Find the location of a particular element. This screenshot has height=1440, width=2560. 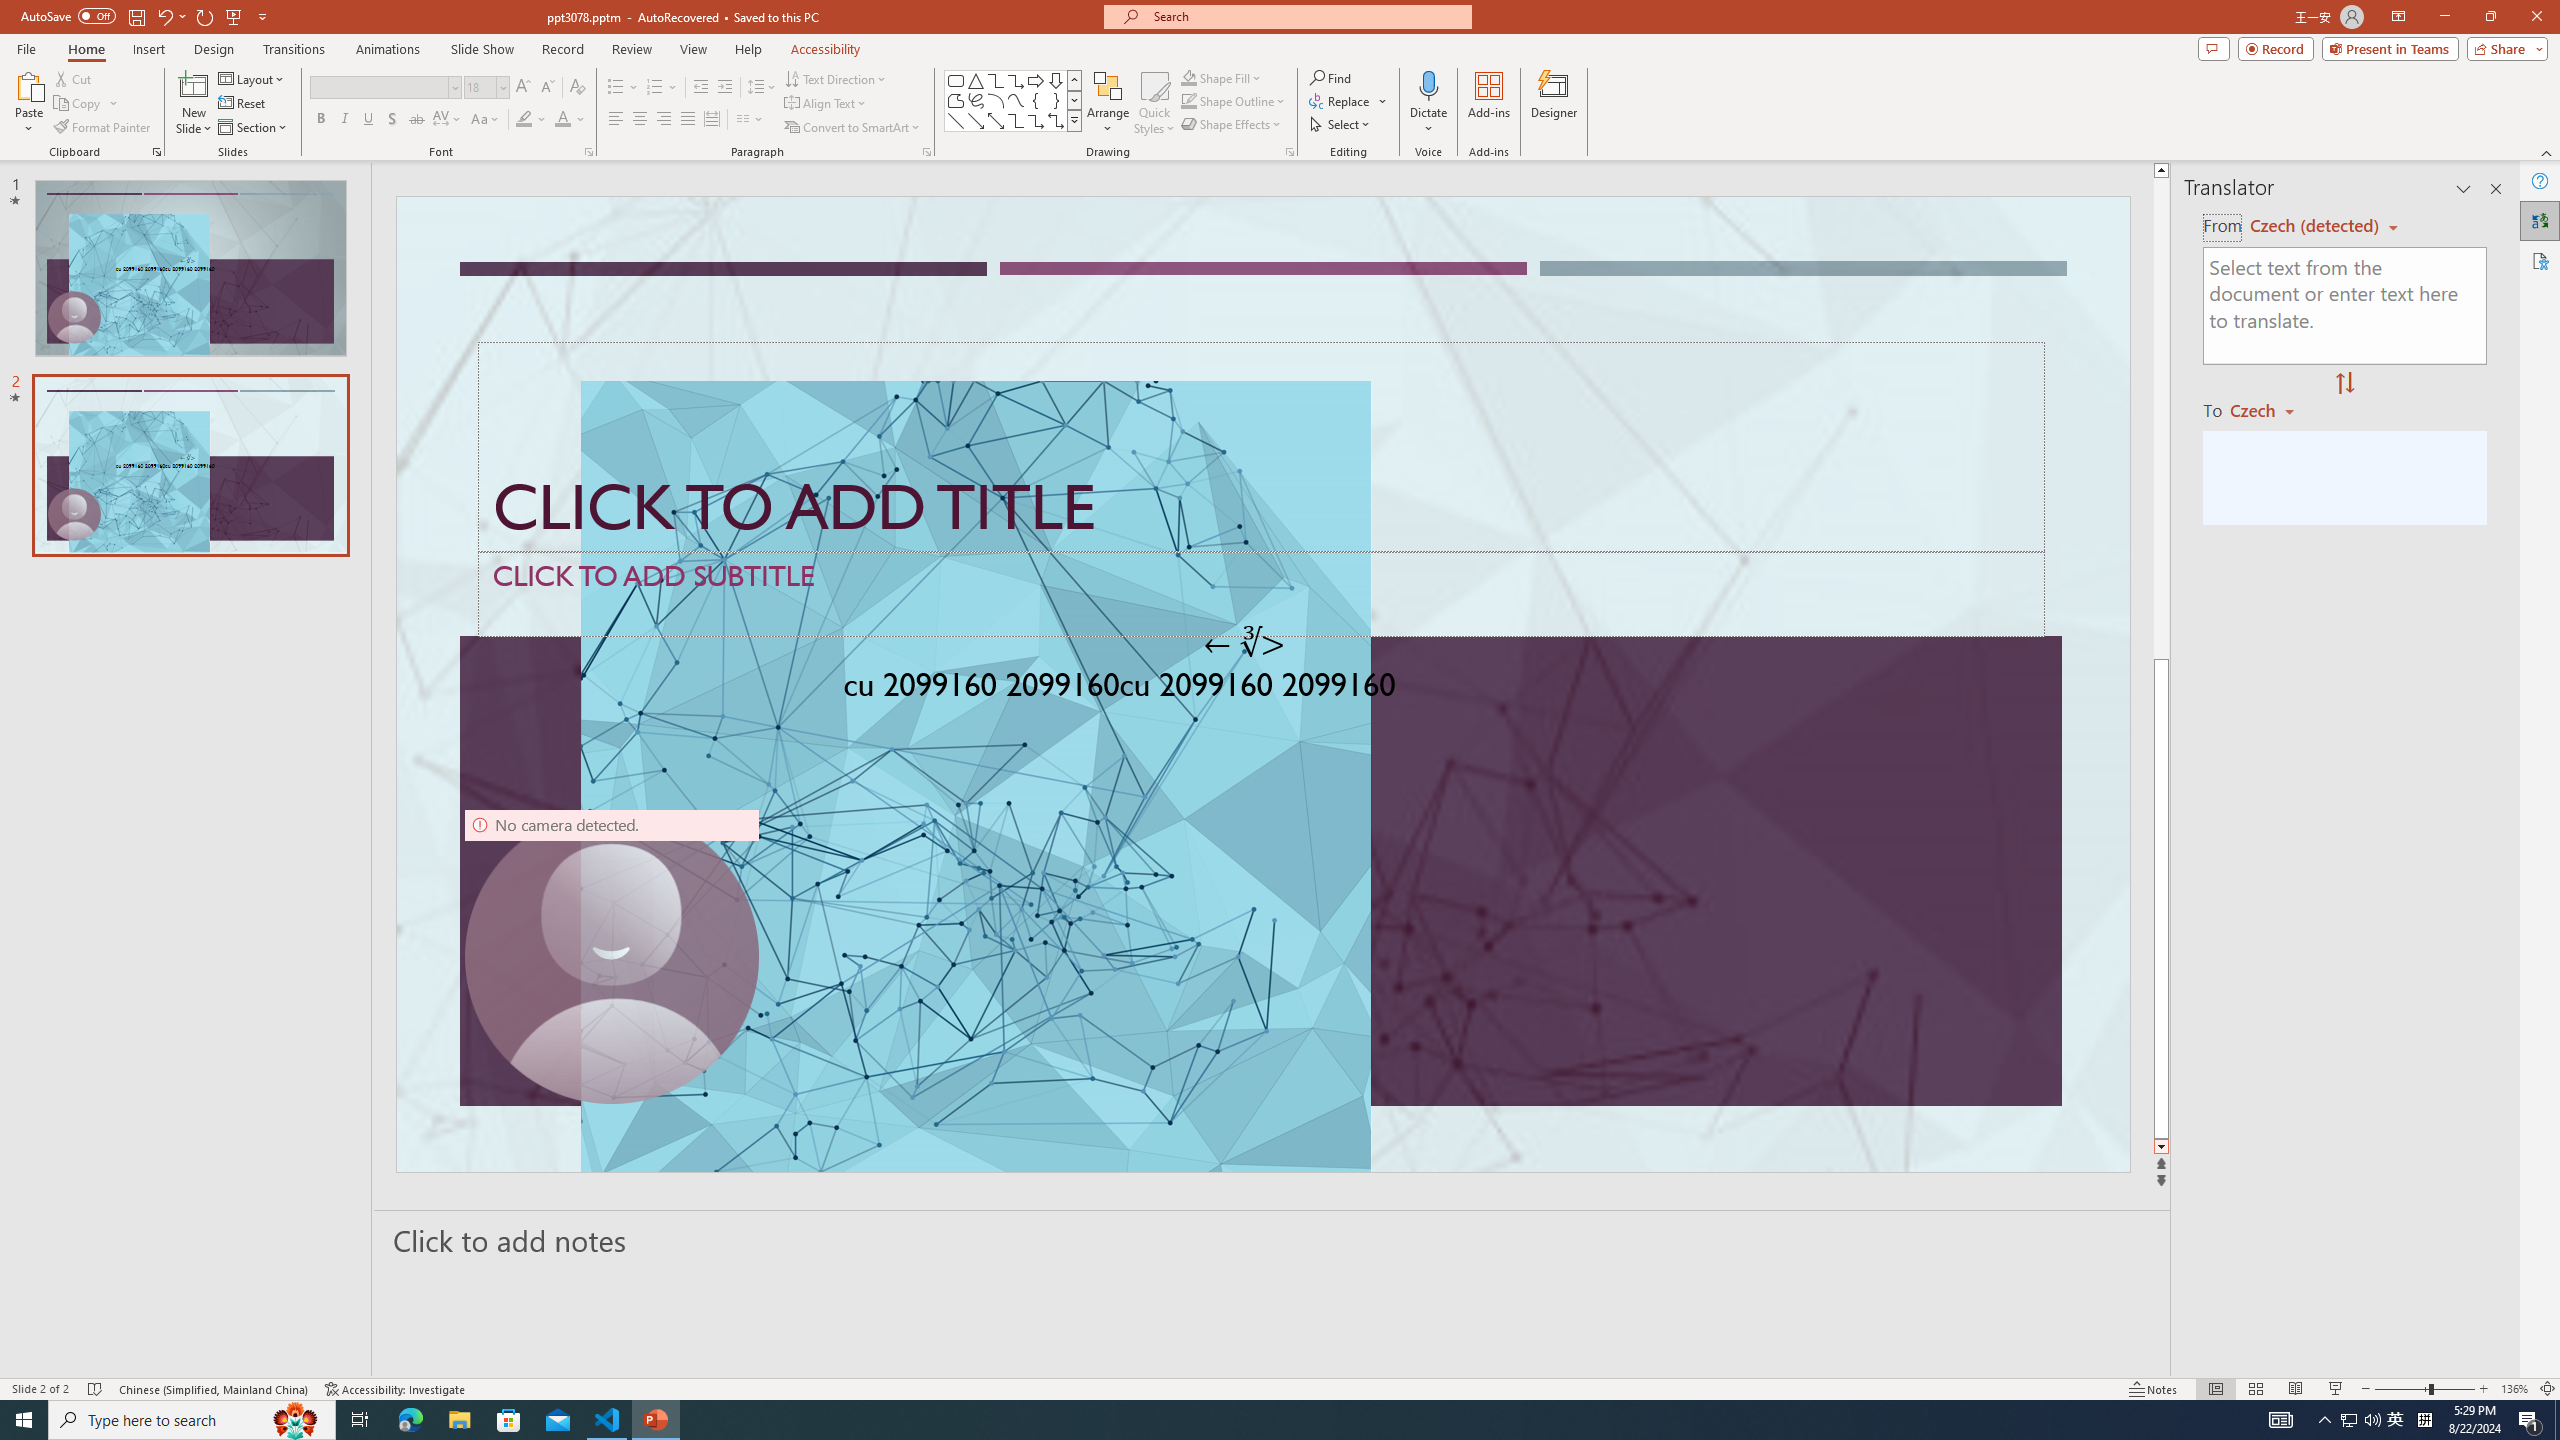

'Shape Fill Dark Green, Accent 2' is located at coordinates (1189, 77).